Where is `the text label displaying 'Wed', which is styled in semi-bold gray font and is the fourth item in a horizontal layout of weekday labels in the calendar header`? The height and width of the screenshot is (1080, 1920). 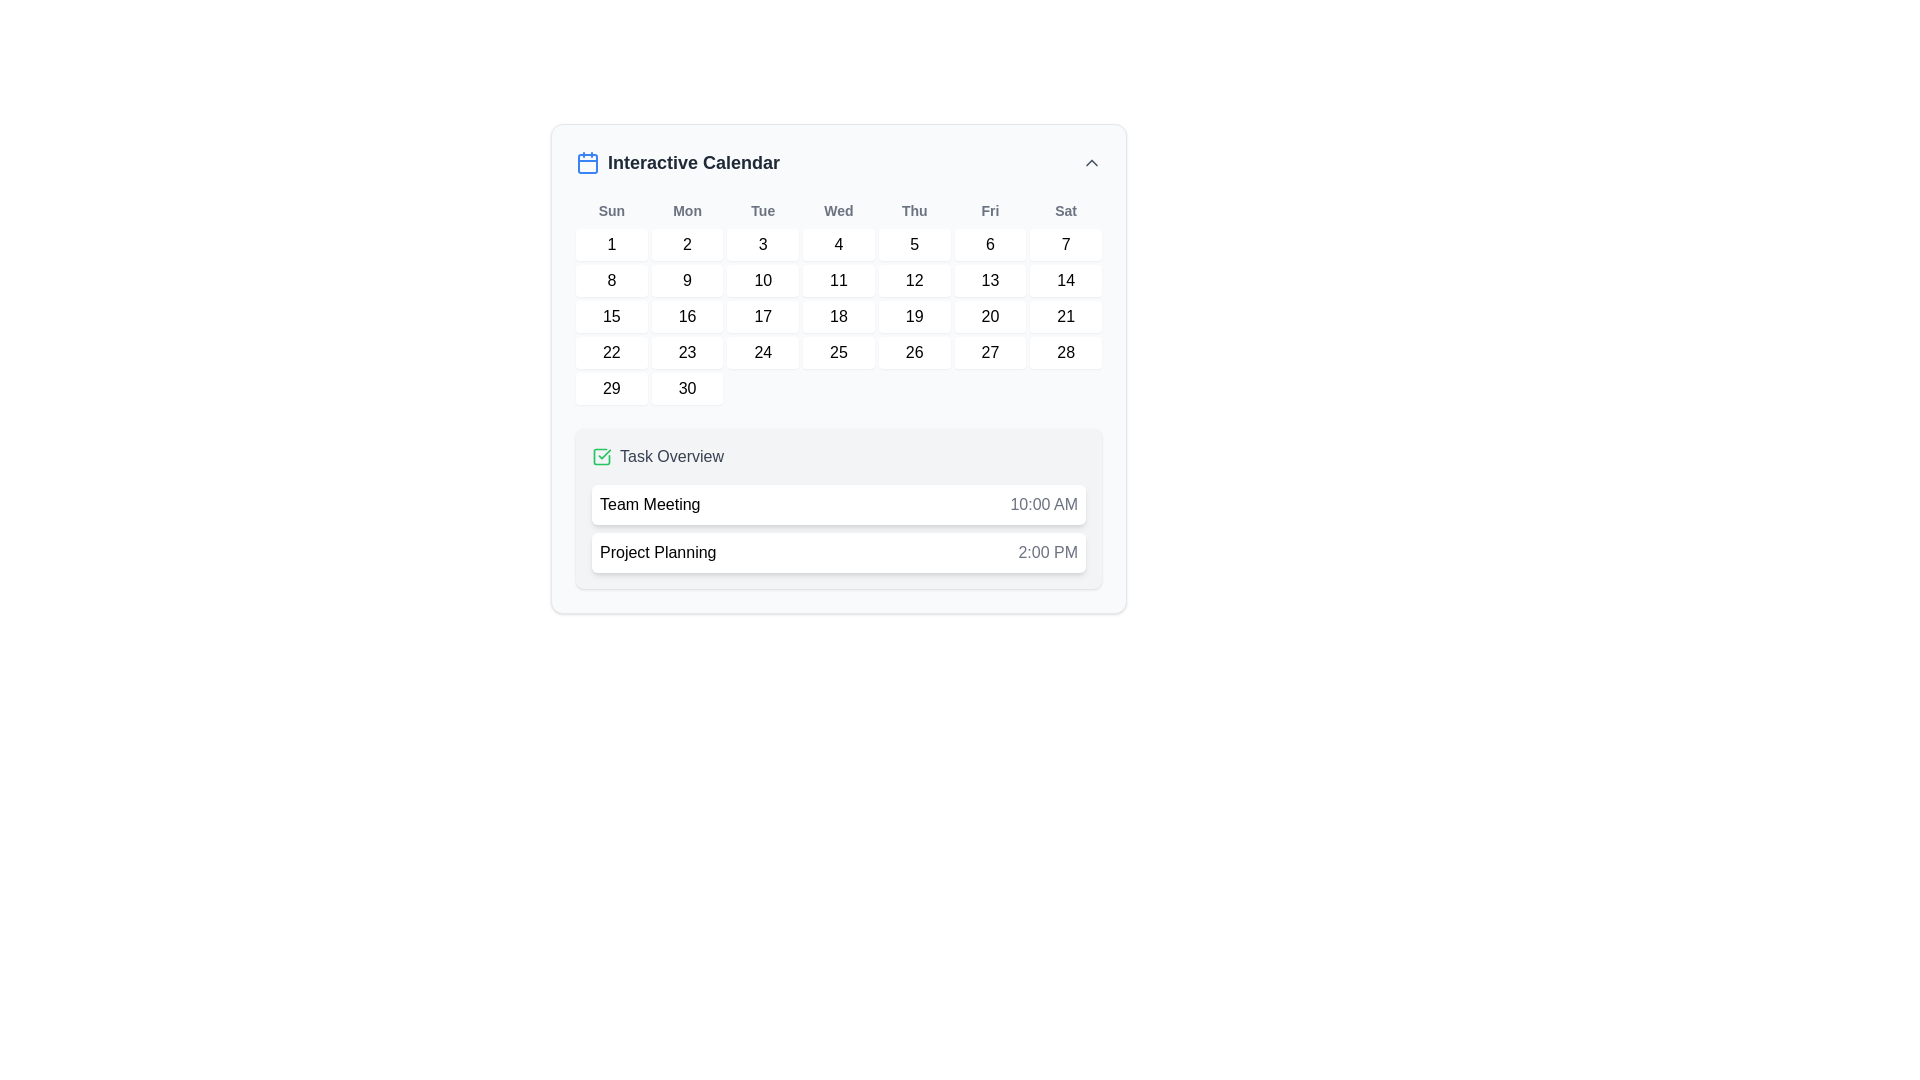
the text label displaying 'Wed', which is styled in semi-bold gray font and is the fourth item in a horizontal layout of weekday labels in the calendar header is located at coordinates (839, 211).